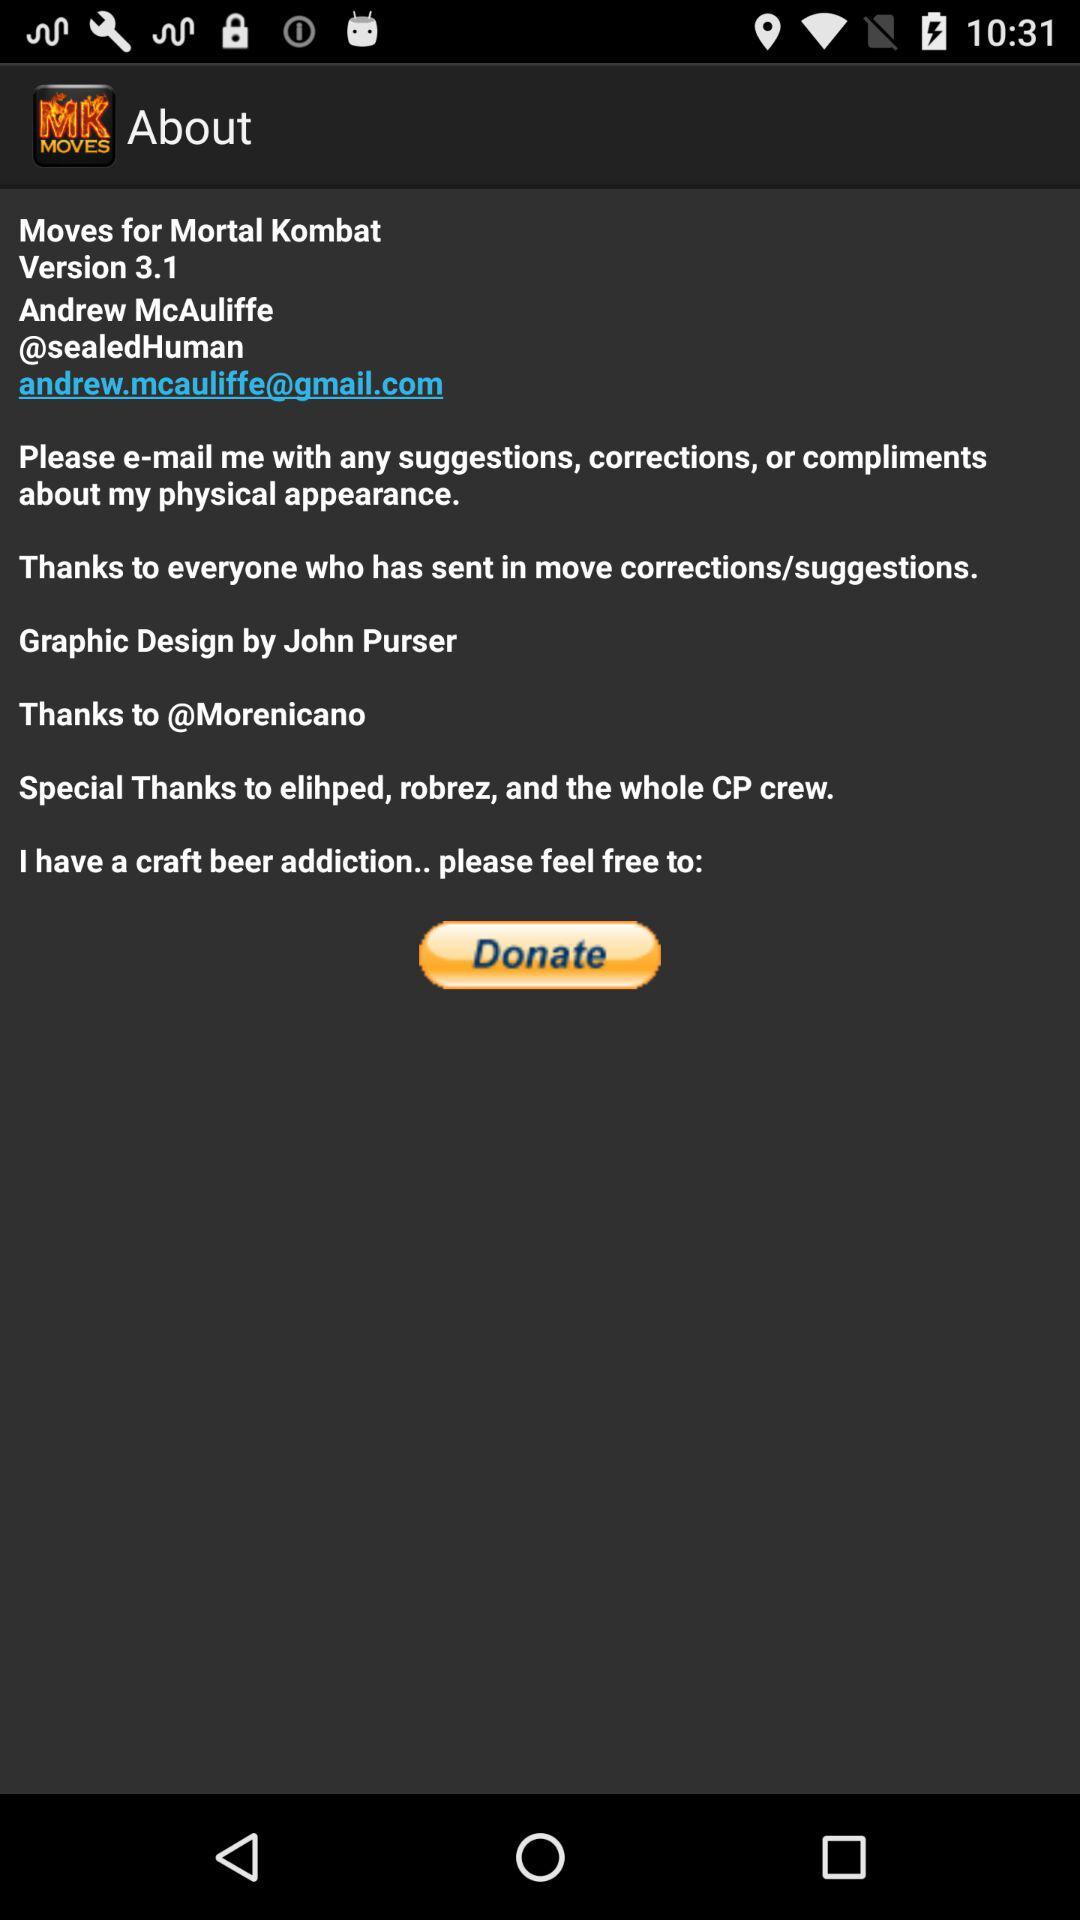  What do you see at coordinates (540, 954) in the screenshot?
I see `shows donate option` at bounding box center [540, 954].